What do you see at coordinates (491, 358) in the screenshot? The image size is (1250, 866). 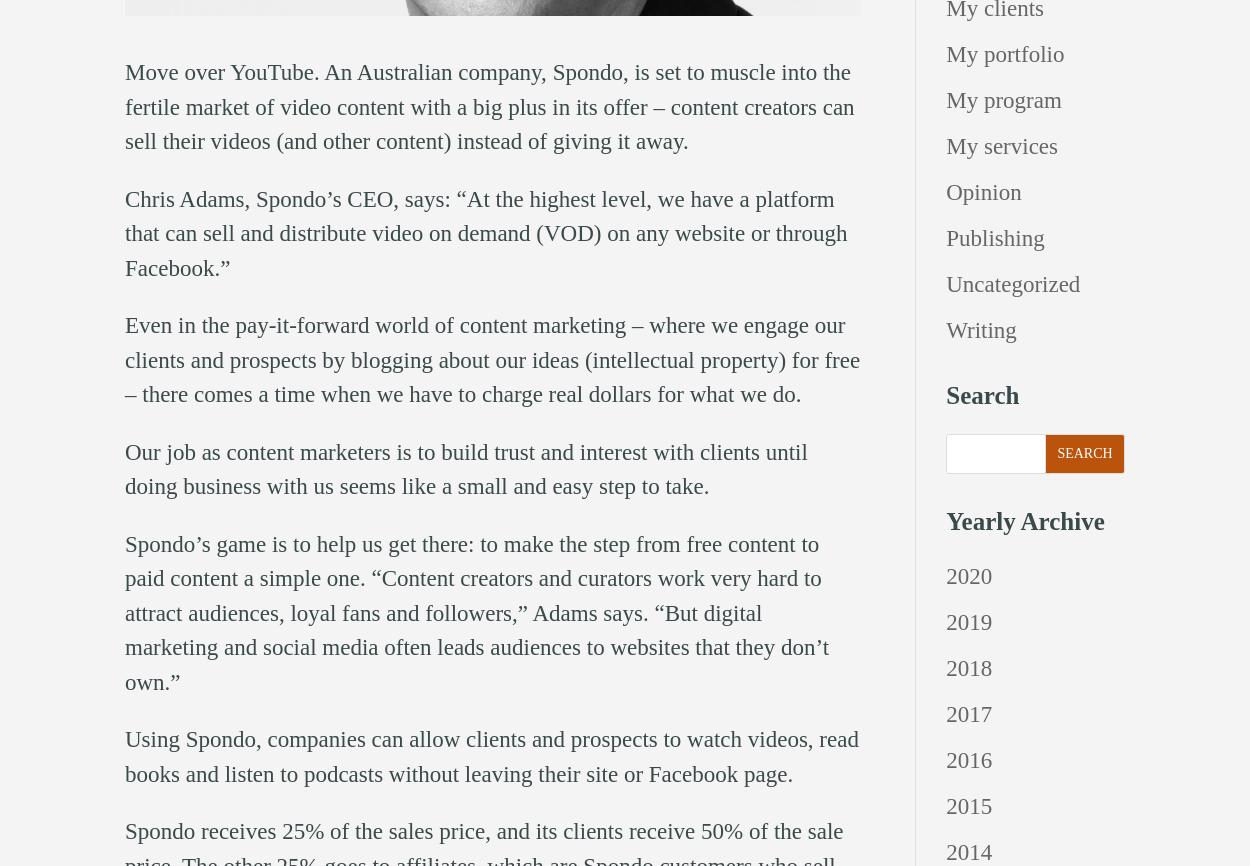 I see `'Even in the pay-it-forward world of content marketing – where we engage our clients and prospects by blogging about our ideas (intellectual property) for free – there comes a time when we have to charge real dollars for what we do.'` at bounding box center [491, 358].